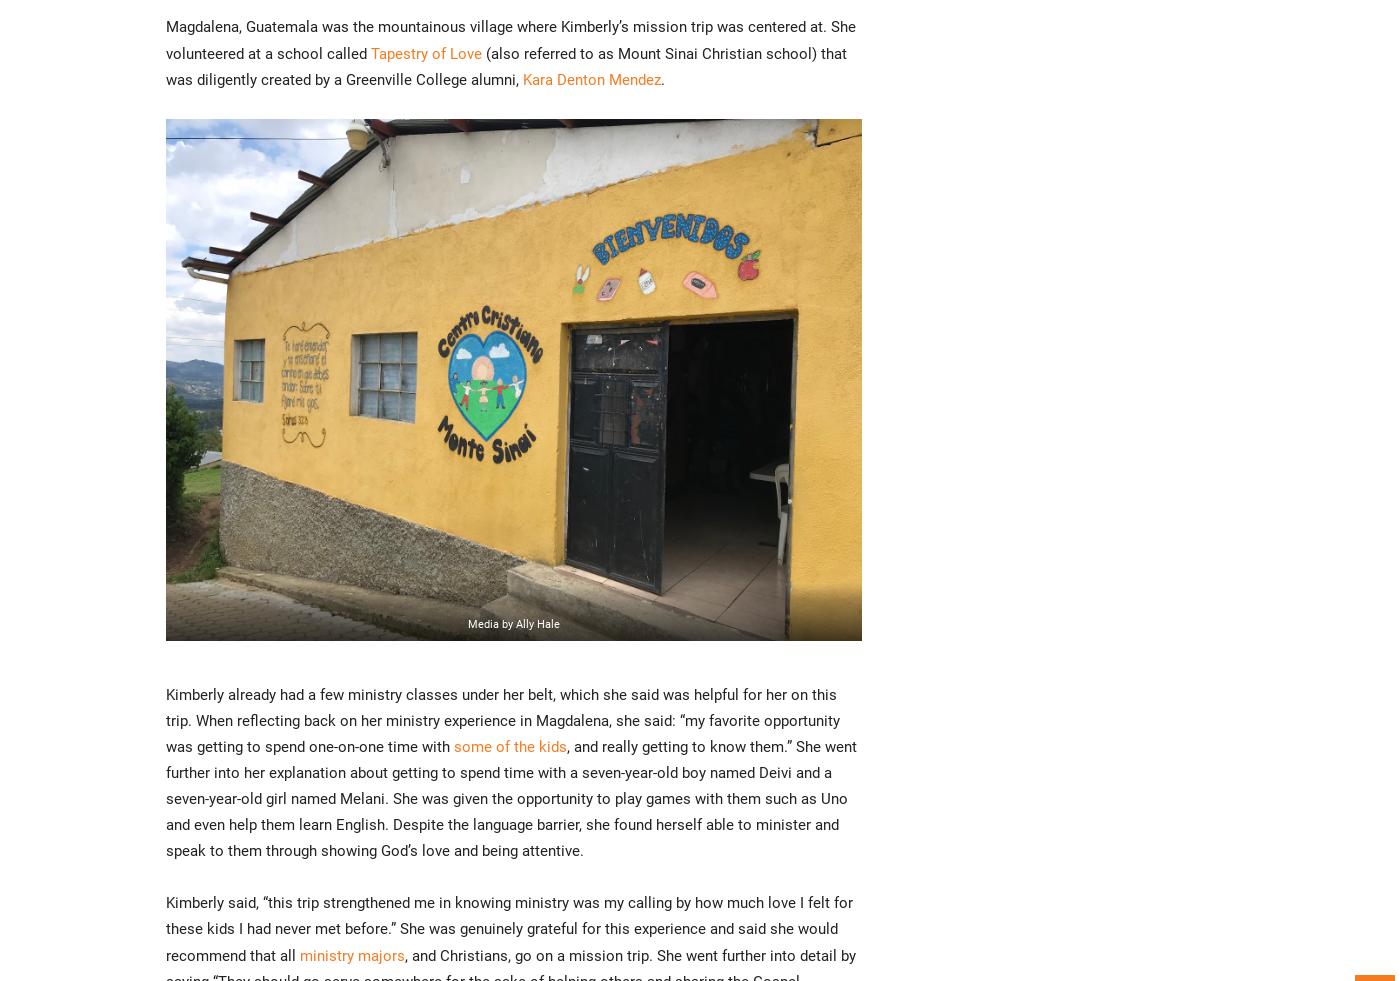 The width and height of the screenshot is (1400, 981). I want to click on 'Tapestry of Love', so click(426, 51).